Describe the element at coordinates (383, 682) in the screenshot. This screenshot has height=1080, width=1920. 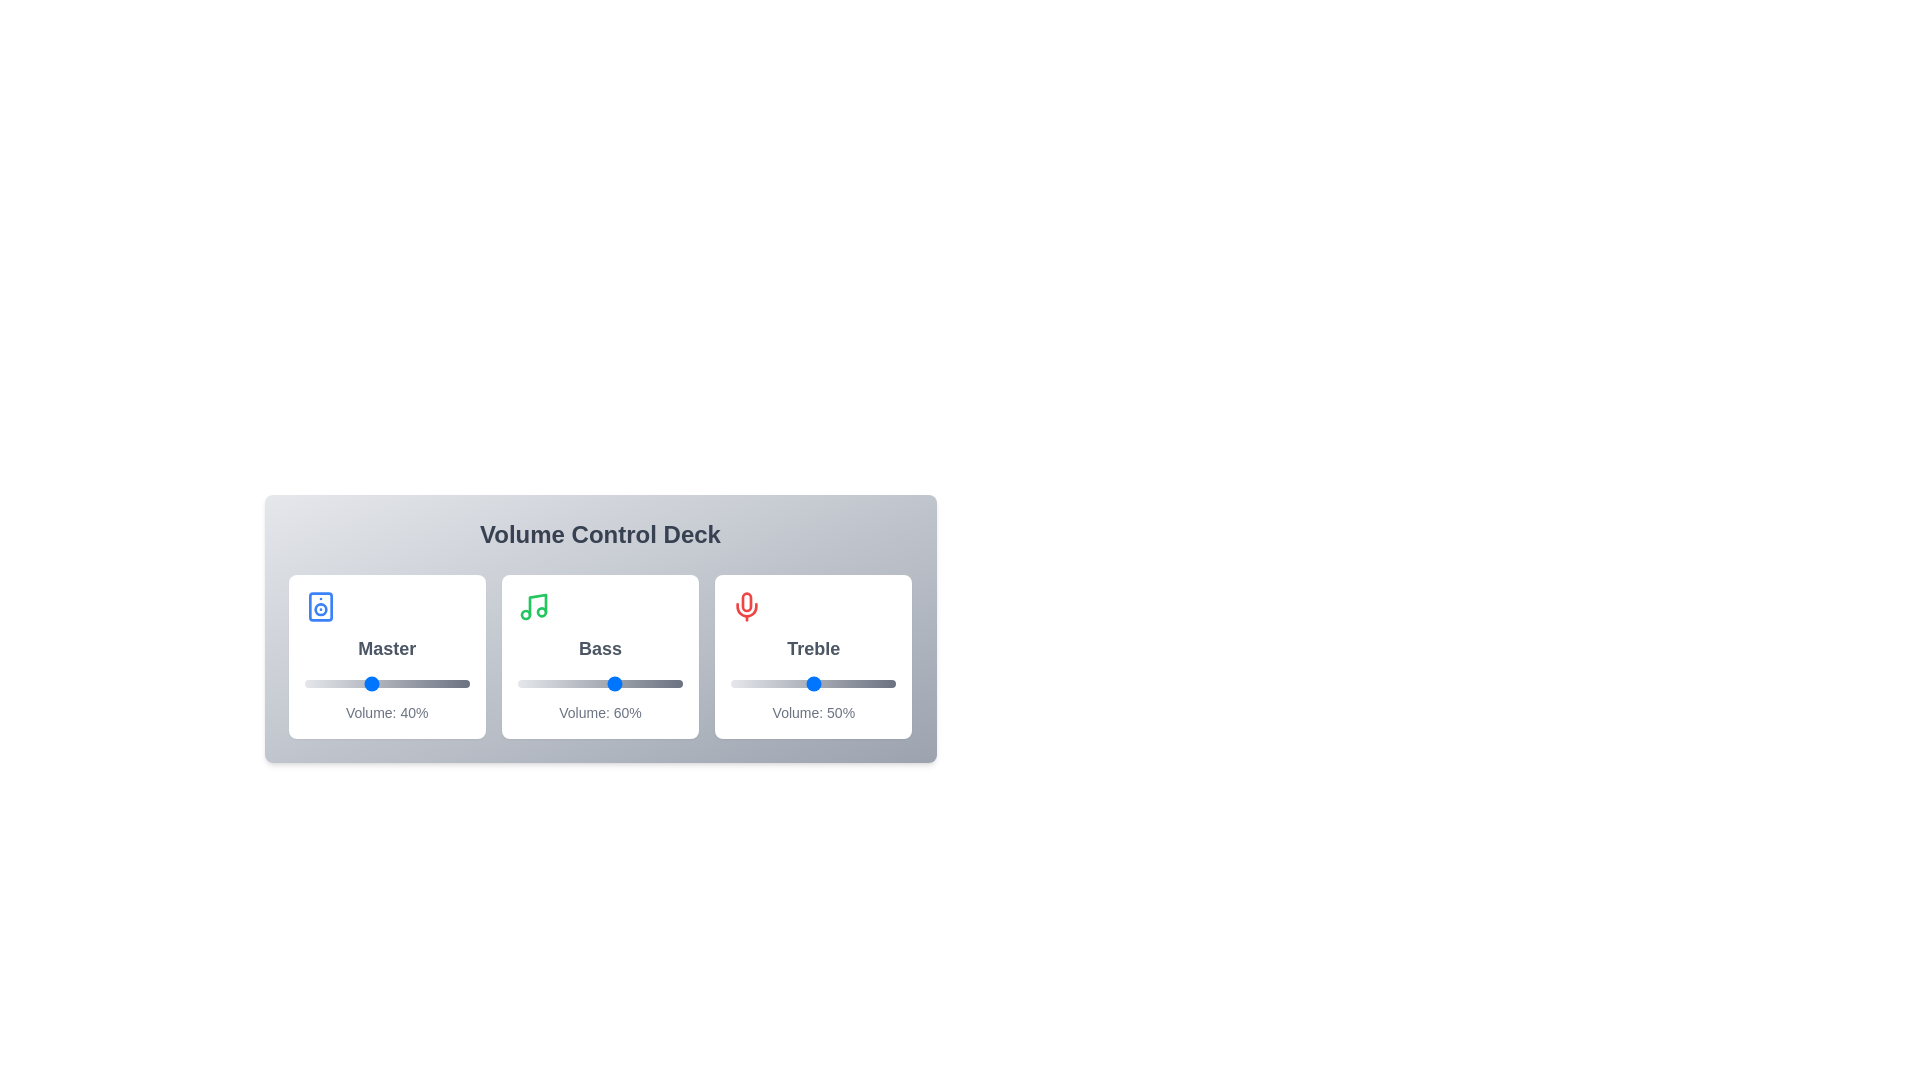
I see `the Master volume slider to 48%` at that location.